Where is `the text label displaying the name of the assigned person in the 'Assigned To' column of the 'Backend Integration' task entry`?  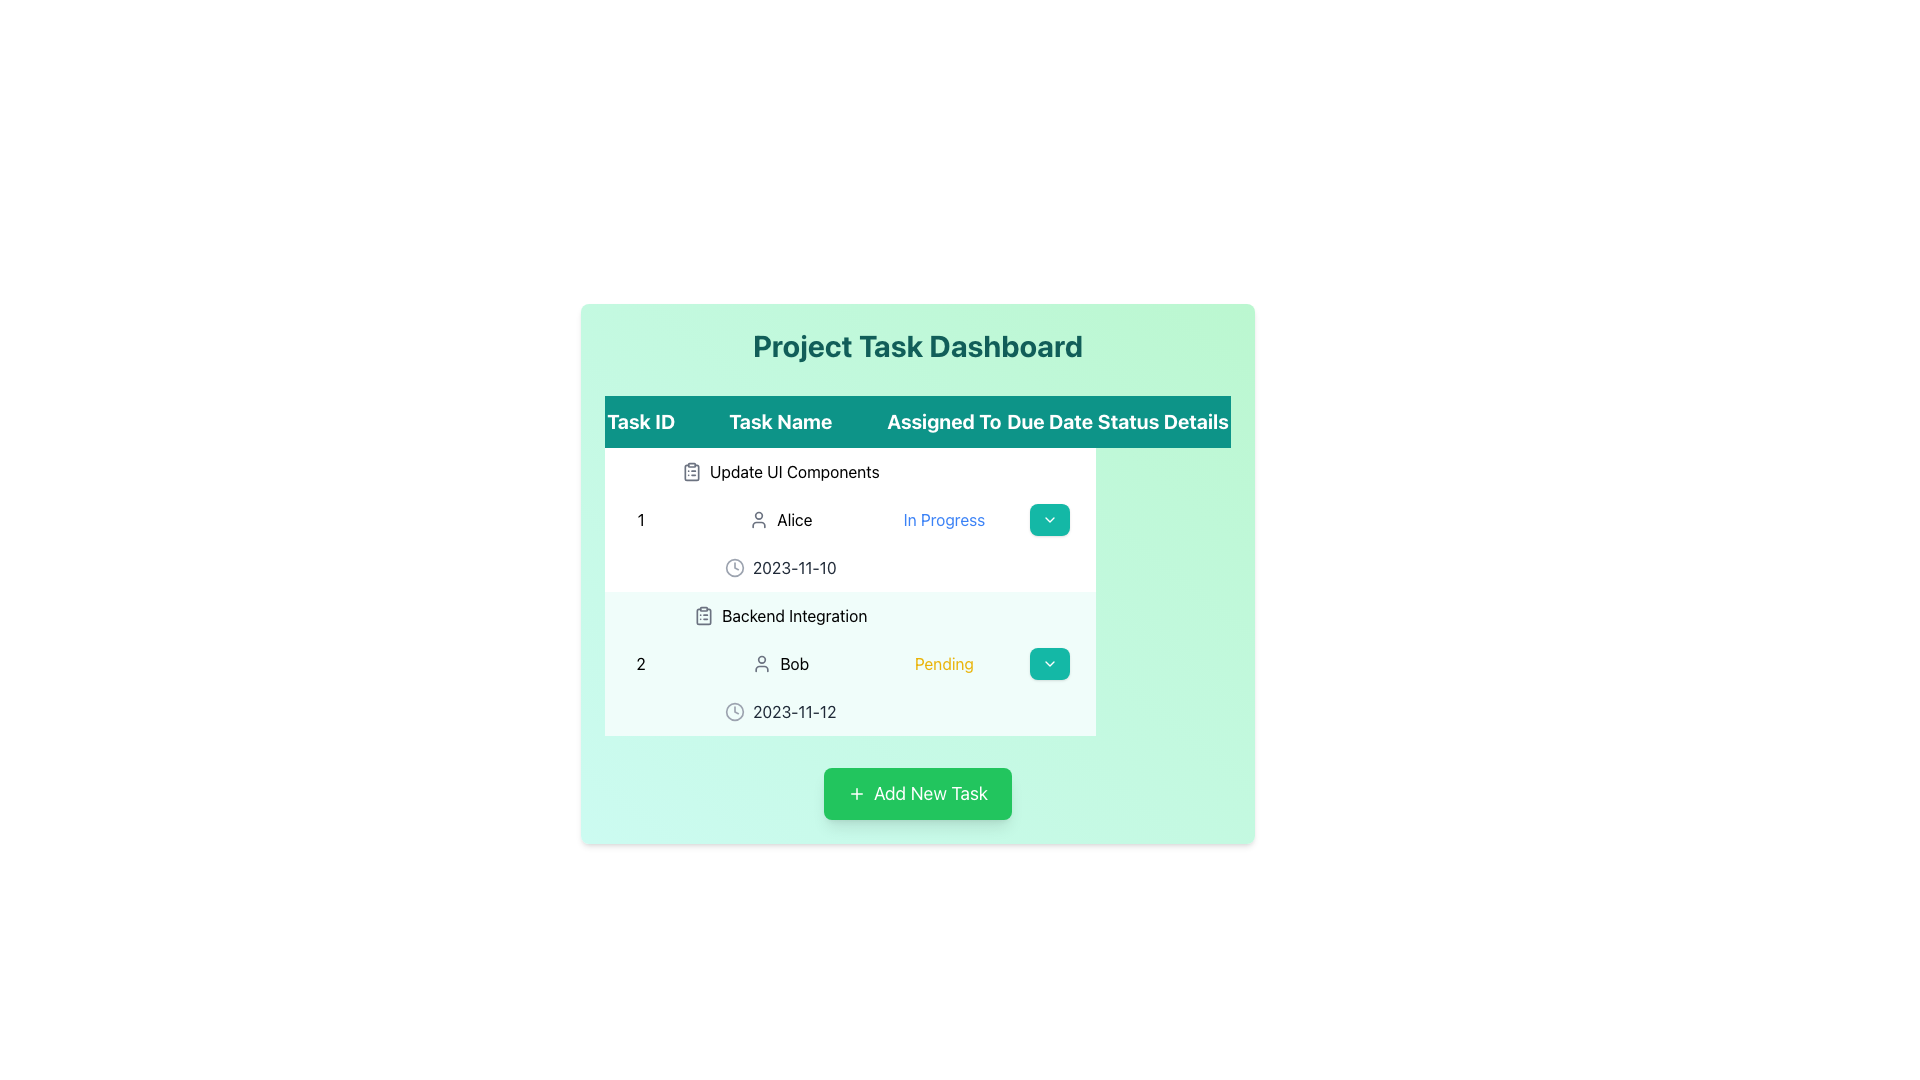
the text label displaying the name of the assigned person in the 'Assigned To' column of the 'Backend Integration' task entry is located at coordinates (793, 663).